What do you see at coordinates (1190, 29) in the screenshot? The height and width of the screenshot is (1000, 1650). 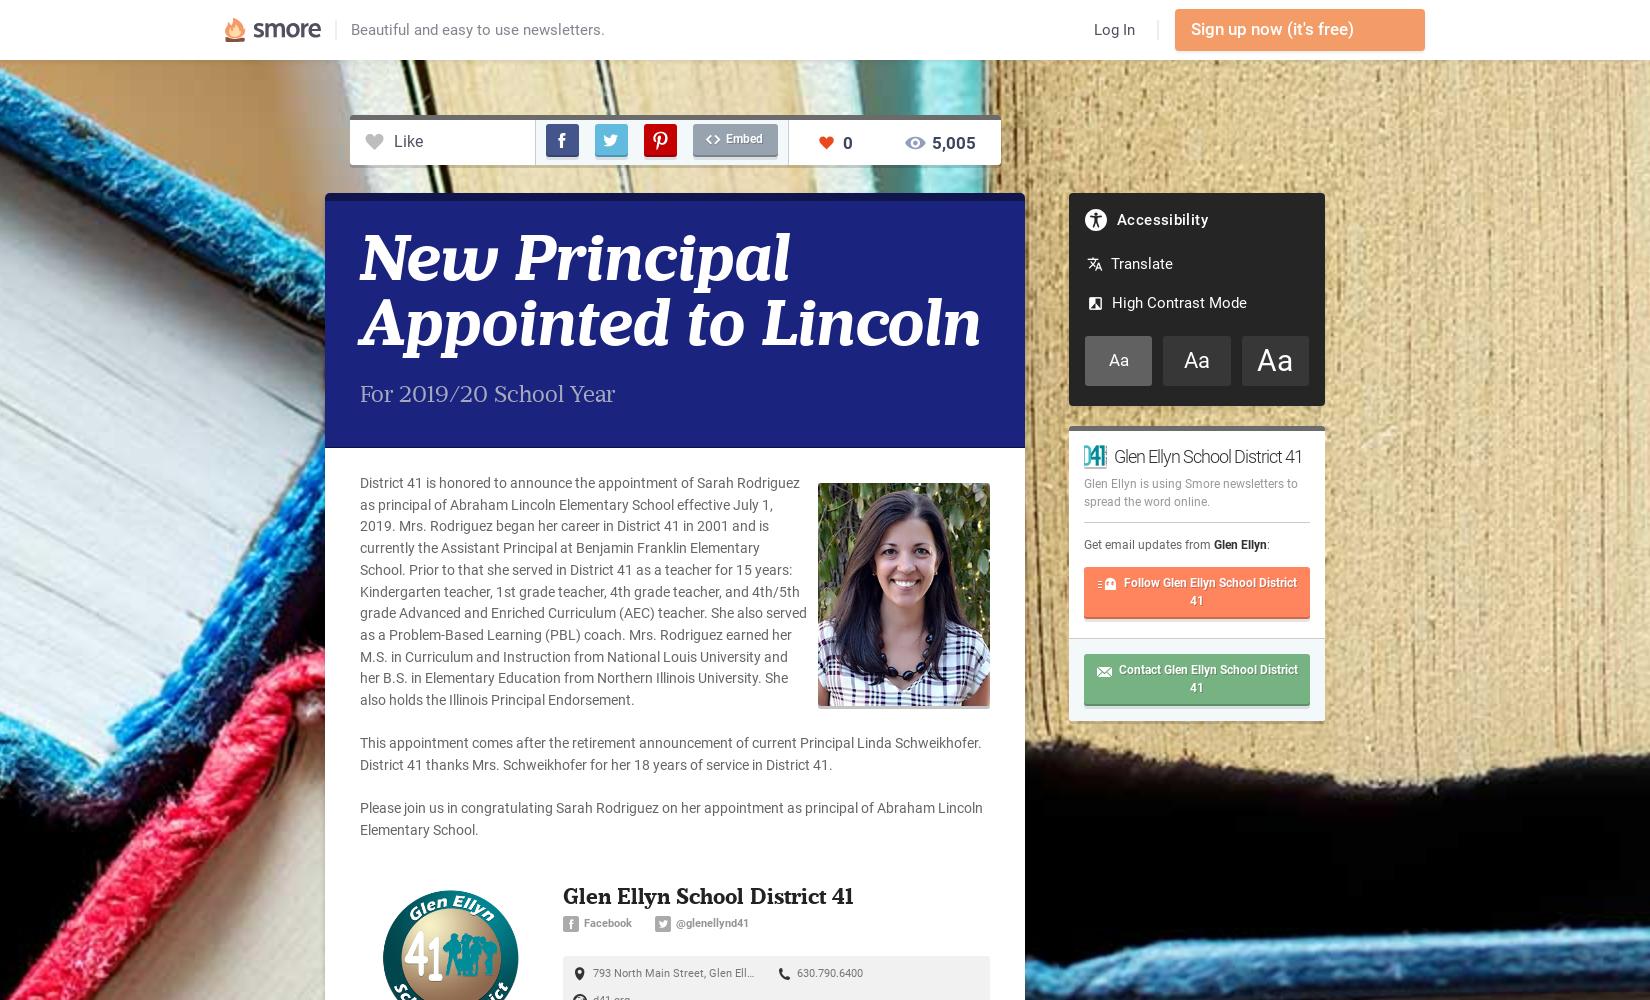 I see `'Sign up now (it's free)'` at bounding box center [1190, 29].